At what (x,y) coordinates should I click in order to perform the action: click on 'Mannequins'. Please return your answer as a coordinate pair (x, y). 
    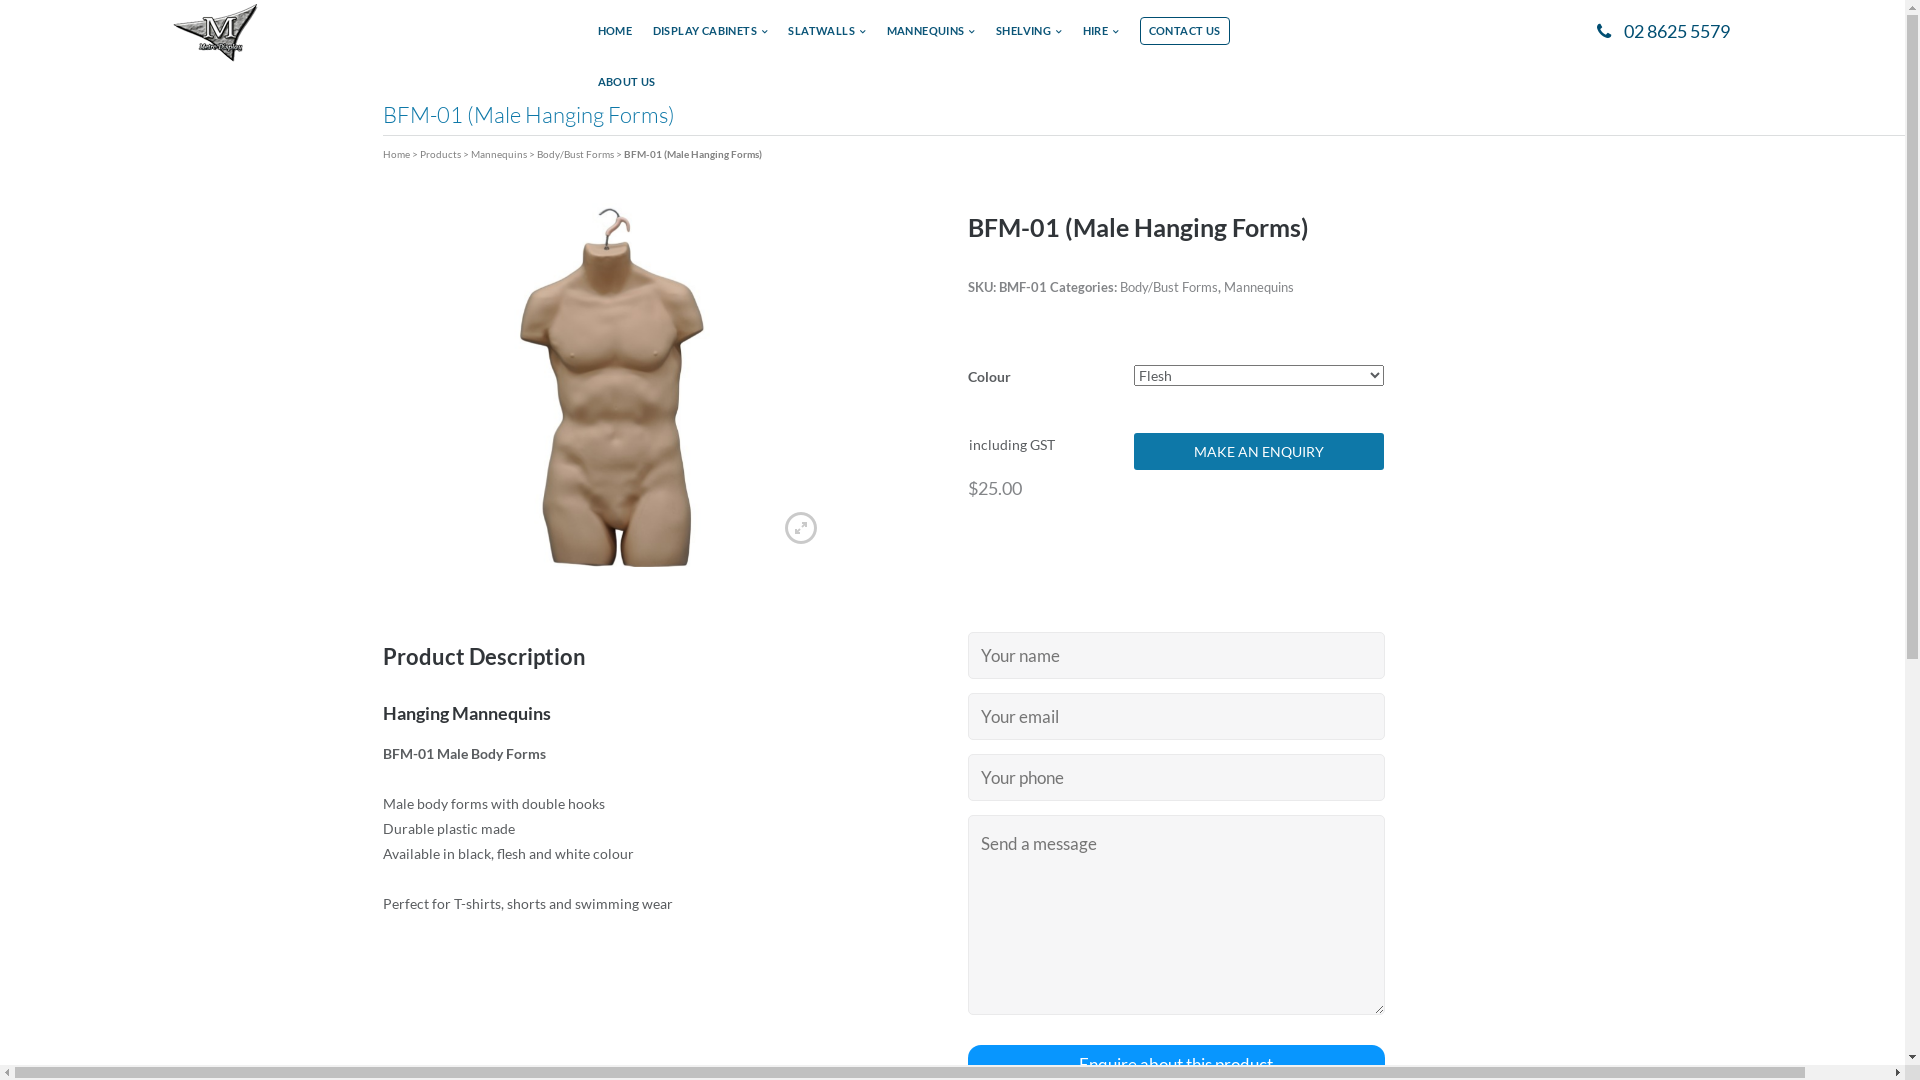
    Looking at the image, I should click on (498, 153).